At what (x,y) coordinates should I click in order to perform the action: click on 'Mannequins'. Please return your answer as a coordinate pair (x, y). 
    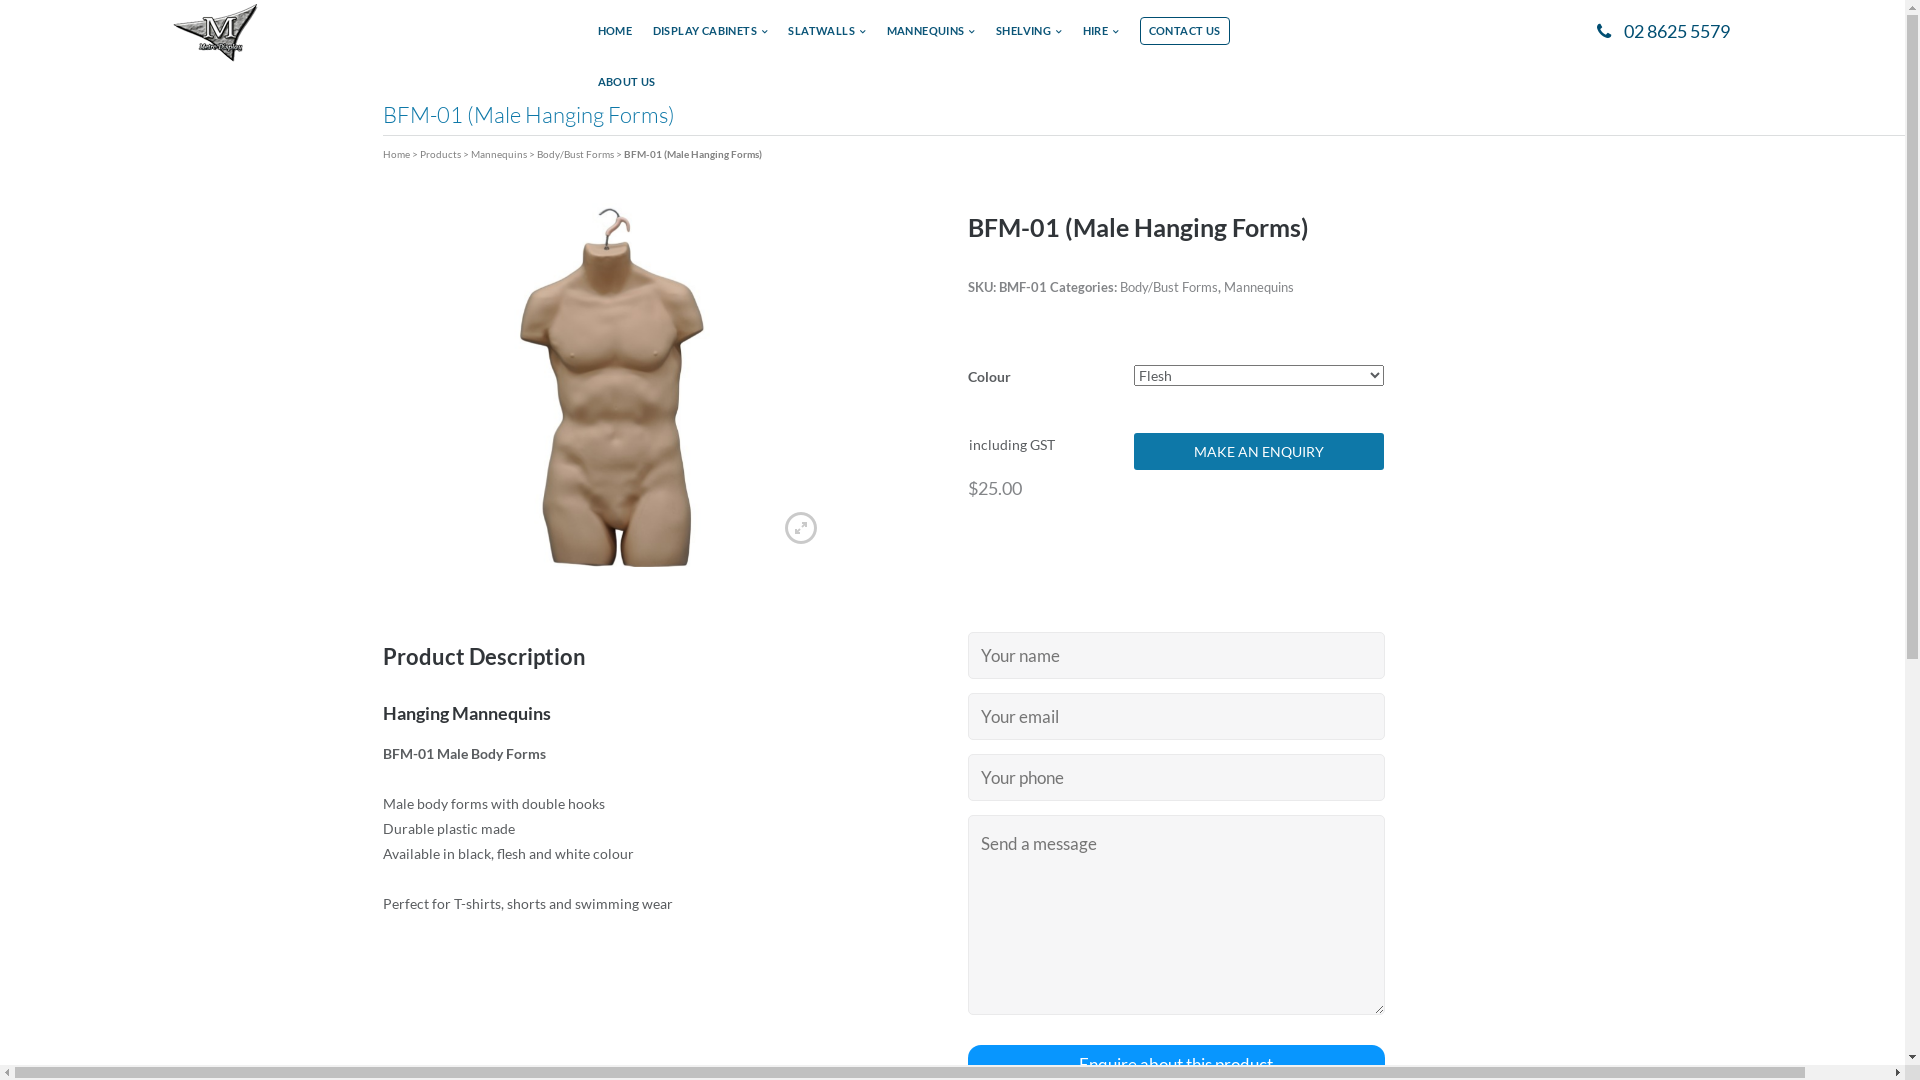
    Looking at the image, I should click on (498, 153).